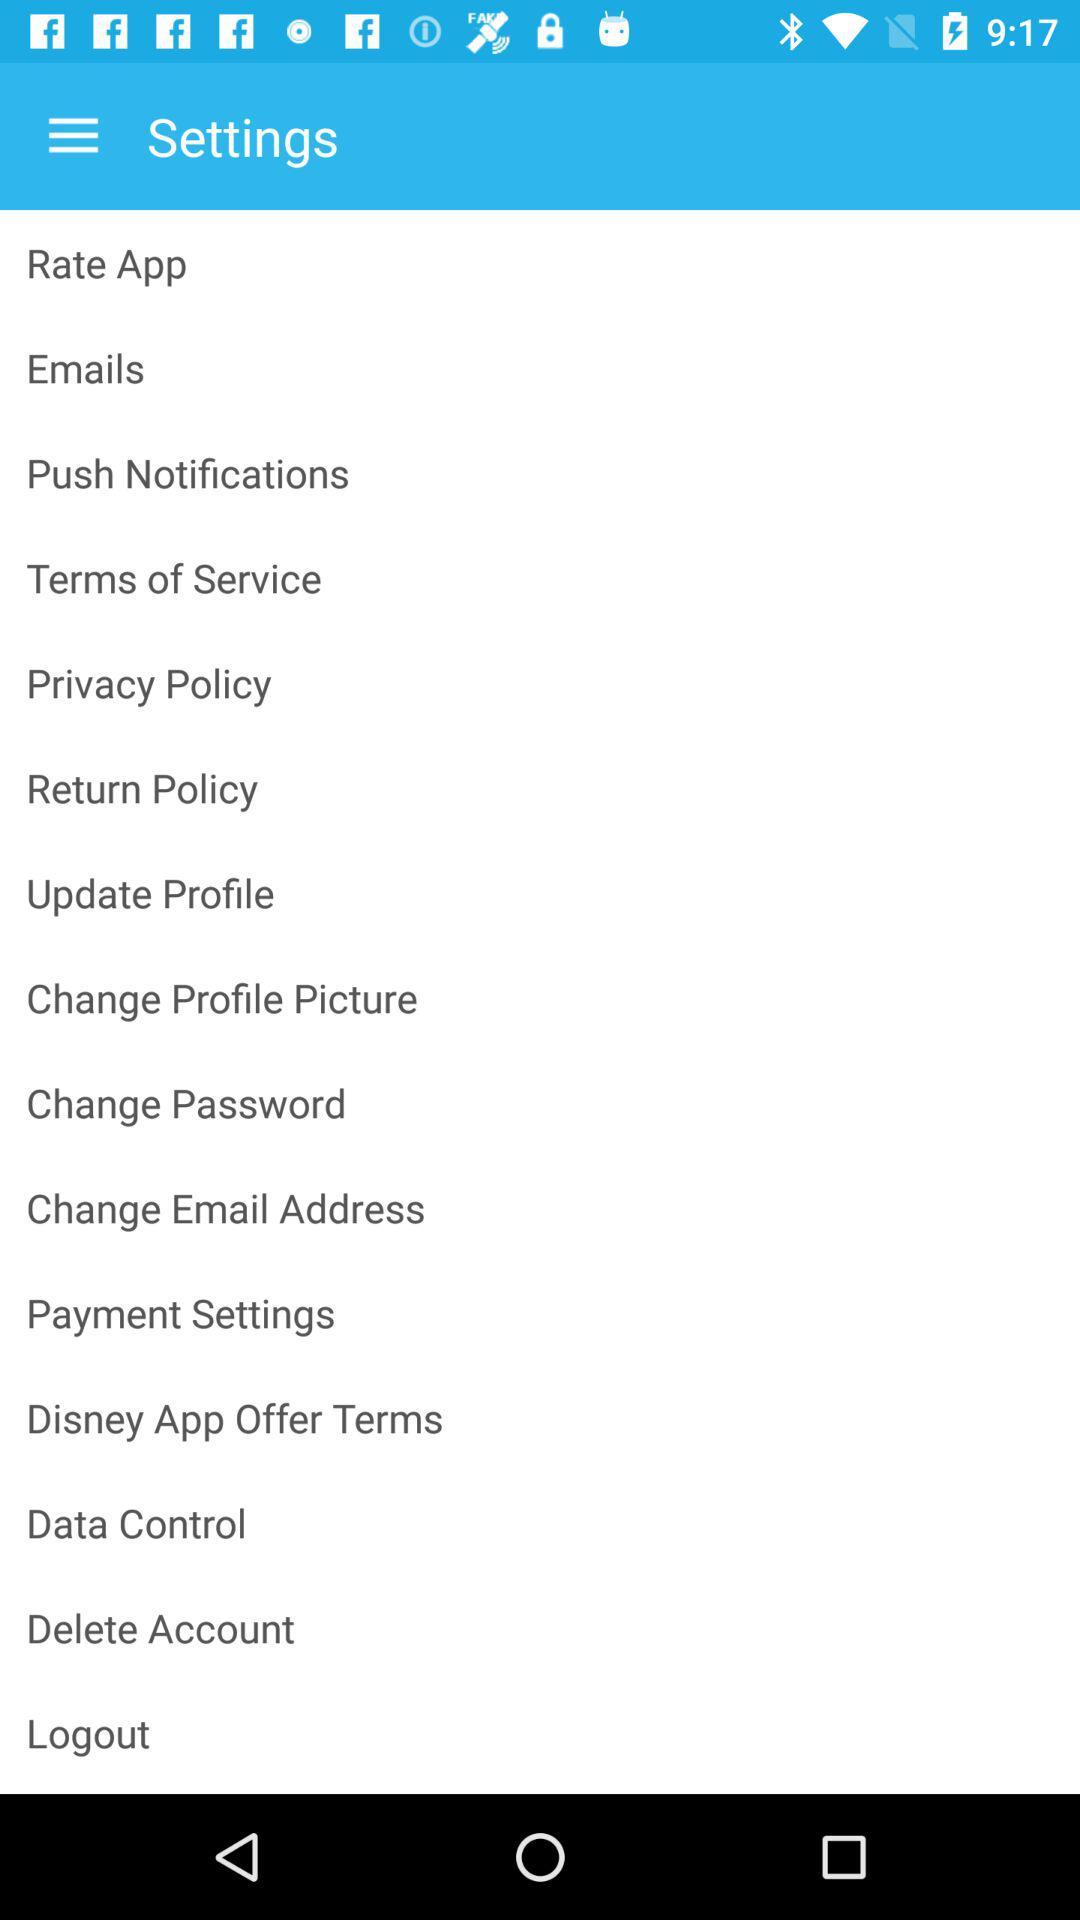 This screenshot has width=1080, height=1920. What do you see at coordinates (540, 1206) in the screenshot?
I see `the item below change password item` at bounding box center [540, 1206].